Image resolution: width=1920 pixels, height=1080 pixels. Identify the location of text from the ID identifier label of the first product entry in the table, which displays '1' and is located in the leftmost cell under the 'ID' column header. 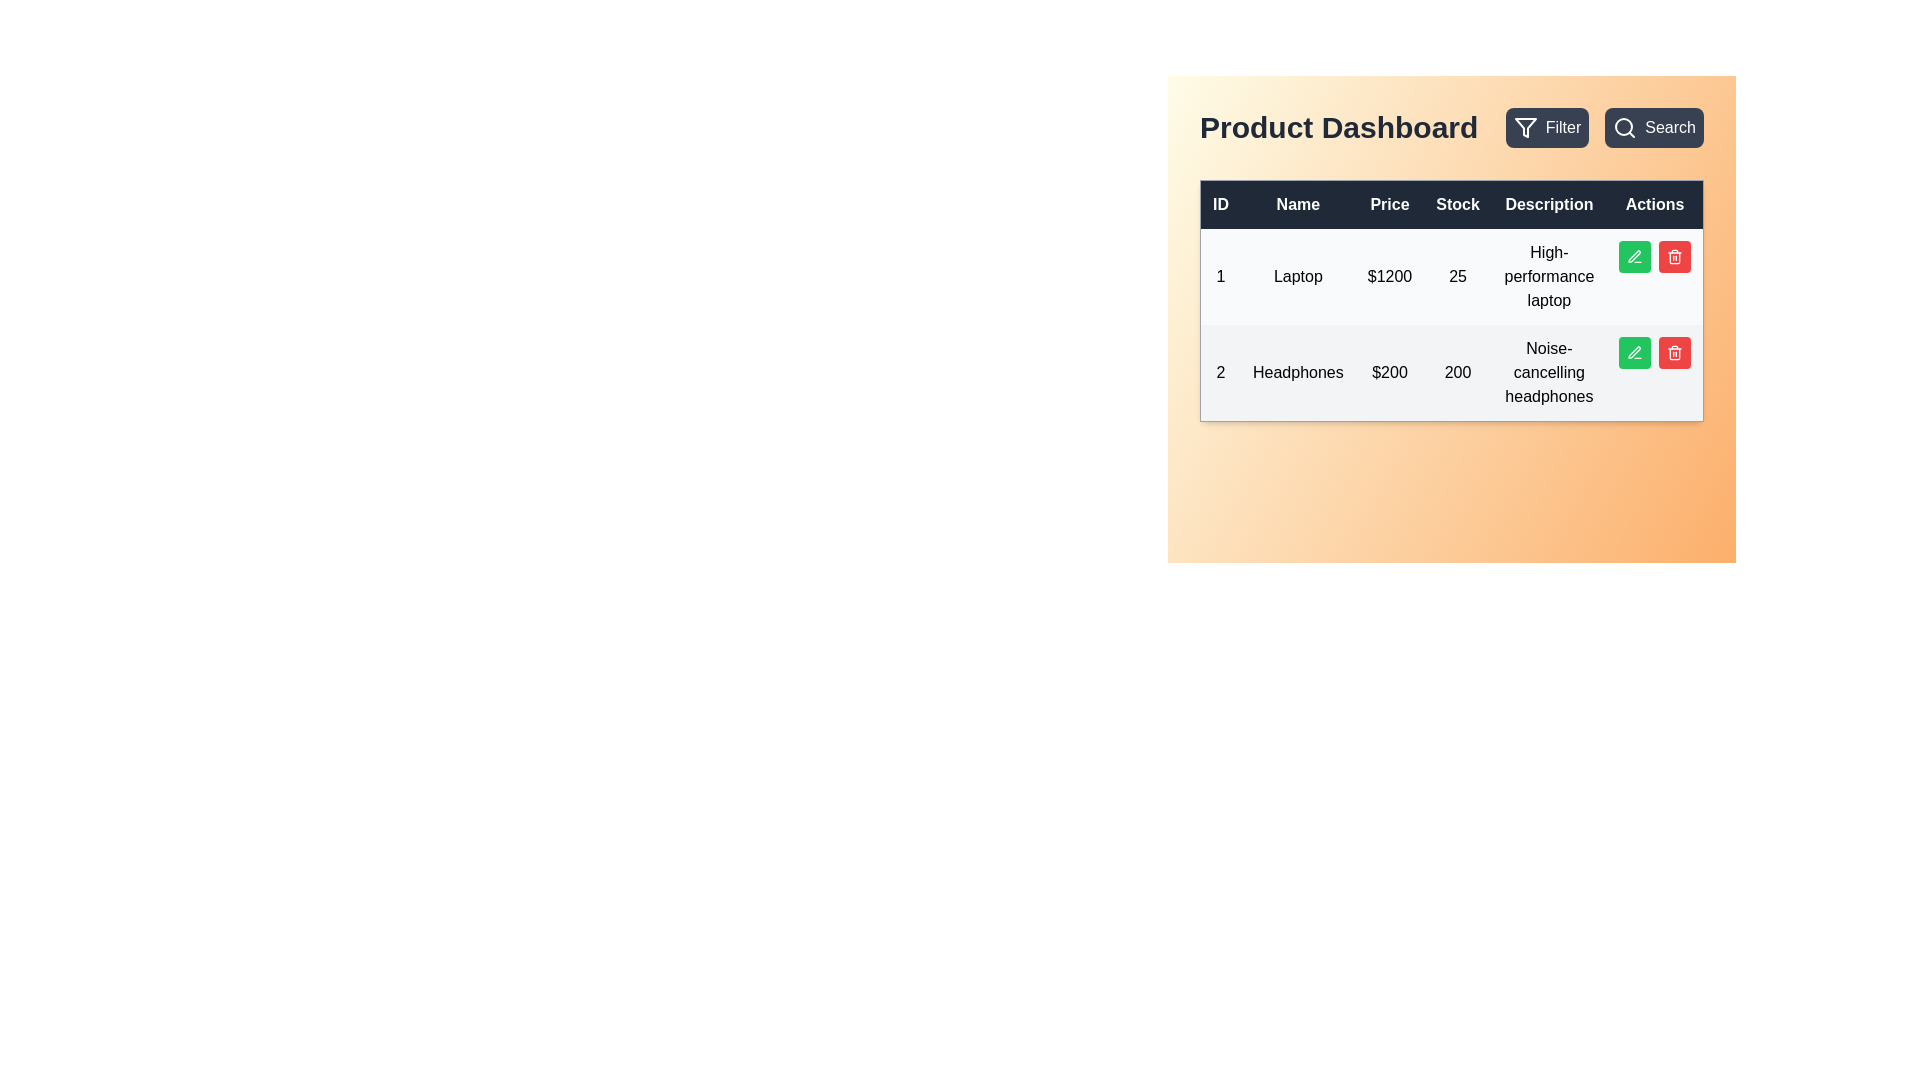
(1219, 277).